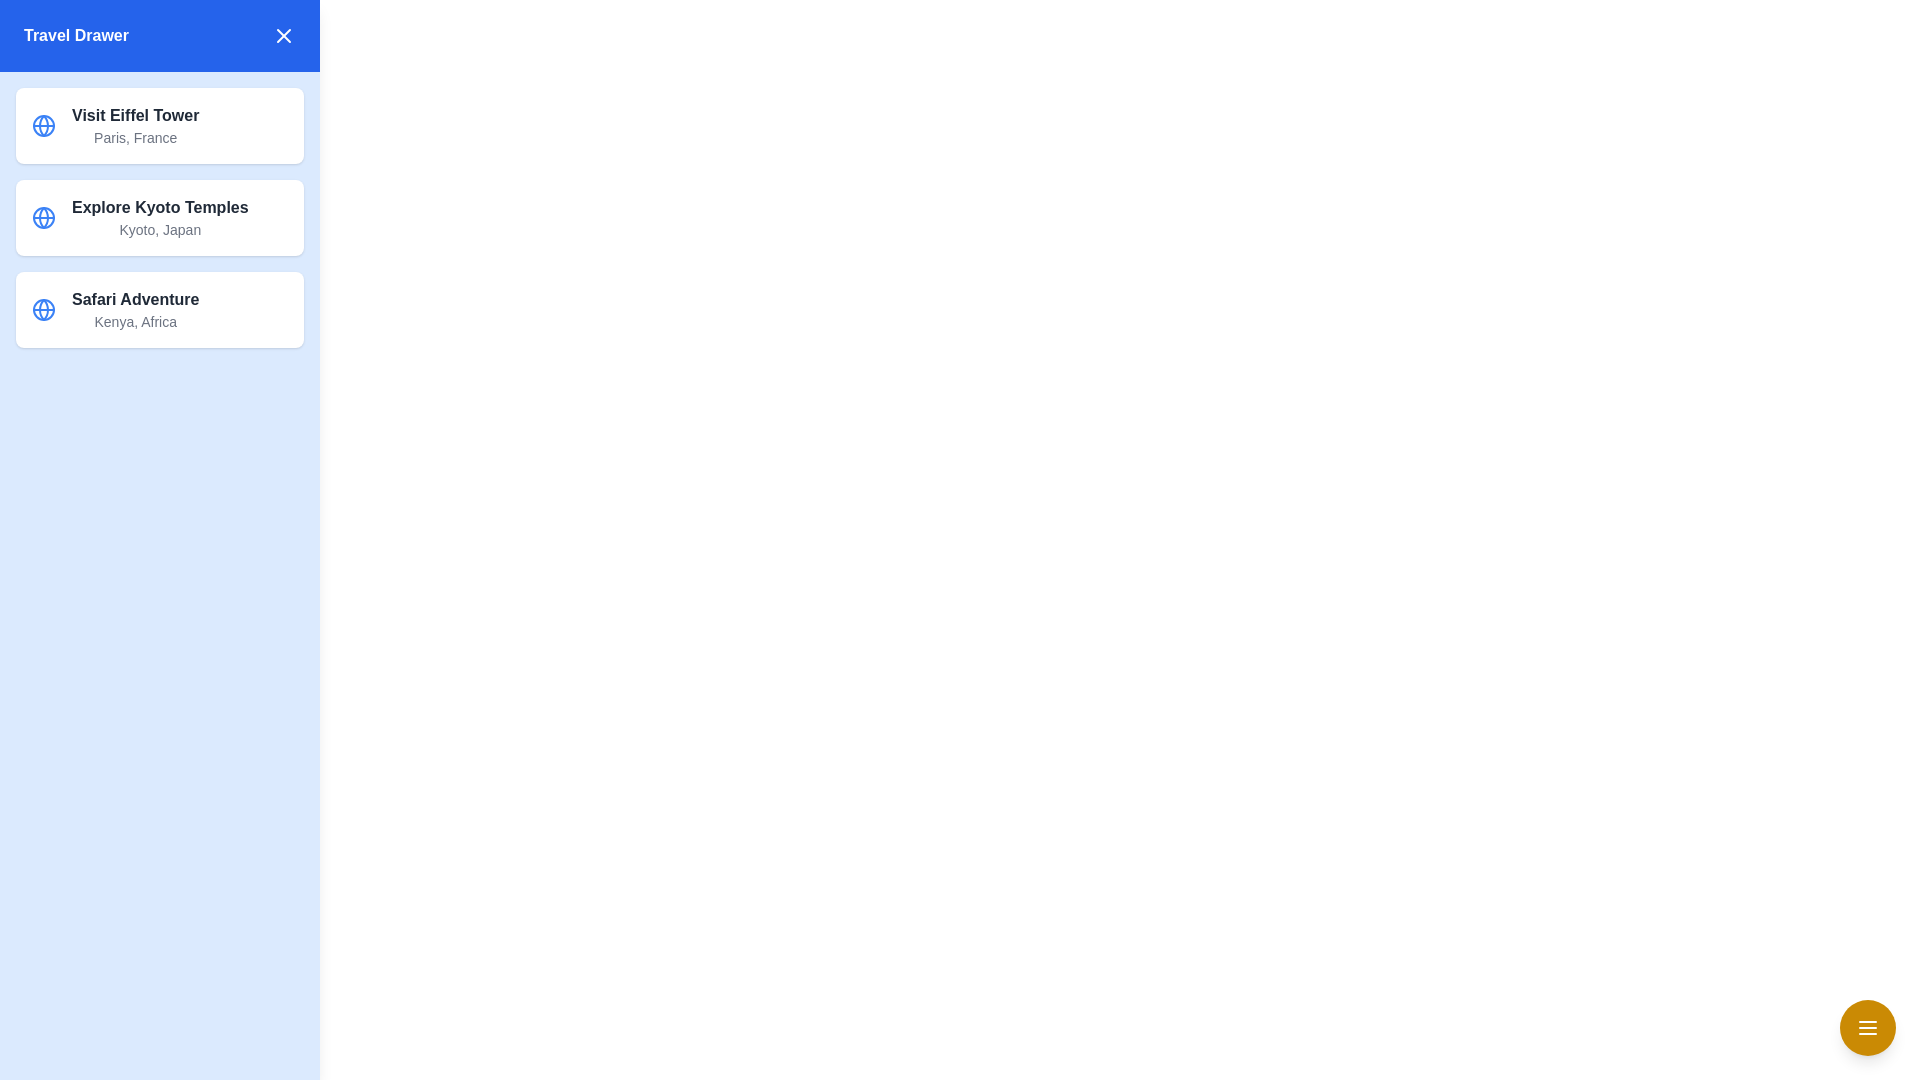 The image size is (1920, 1080). What do you see at coordinates (158, 309) in the screenshot?
I see `the 'Safari Adventure' button, which is a rectangular card with a white background, rounded corners, and a blue globe icon, located in the light blue sidebar` at bounding box center [158, 309].